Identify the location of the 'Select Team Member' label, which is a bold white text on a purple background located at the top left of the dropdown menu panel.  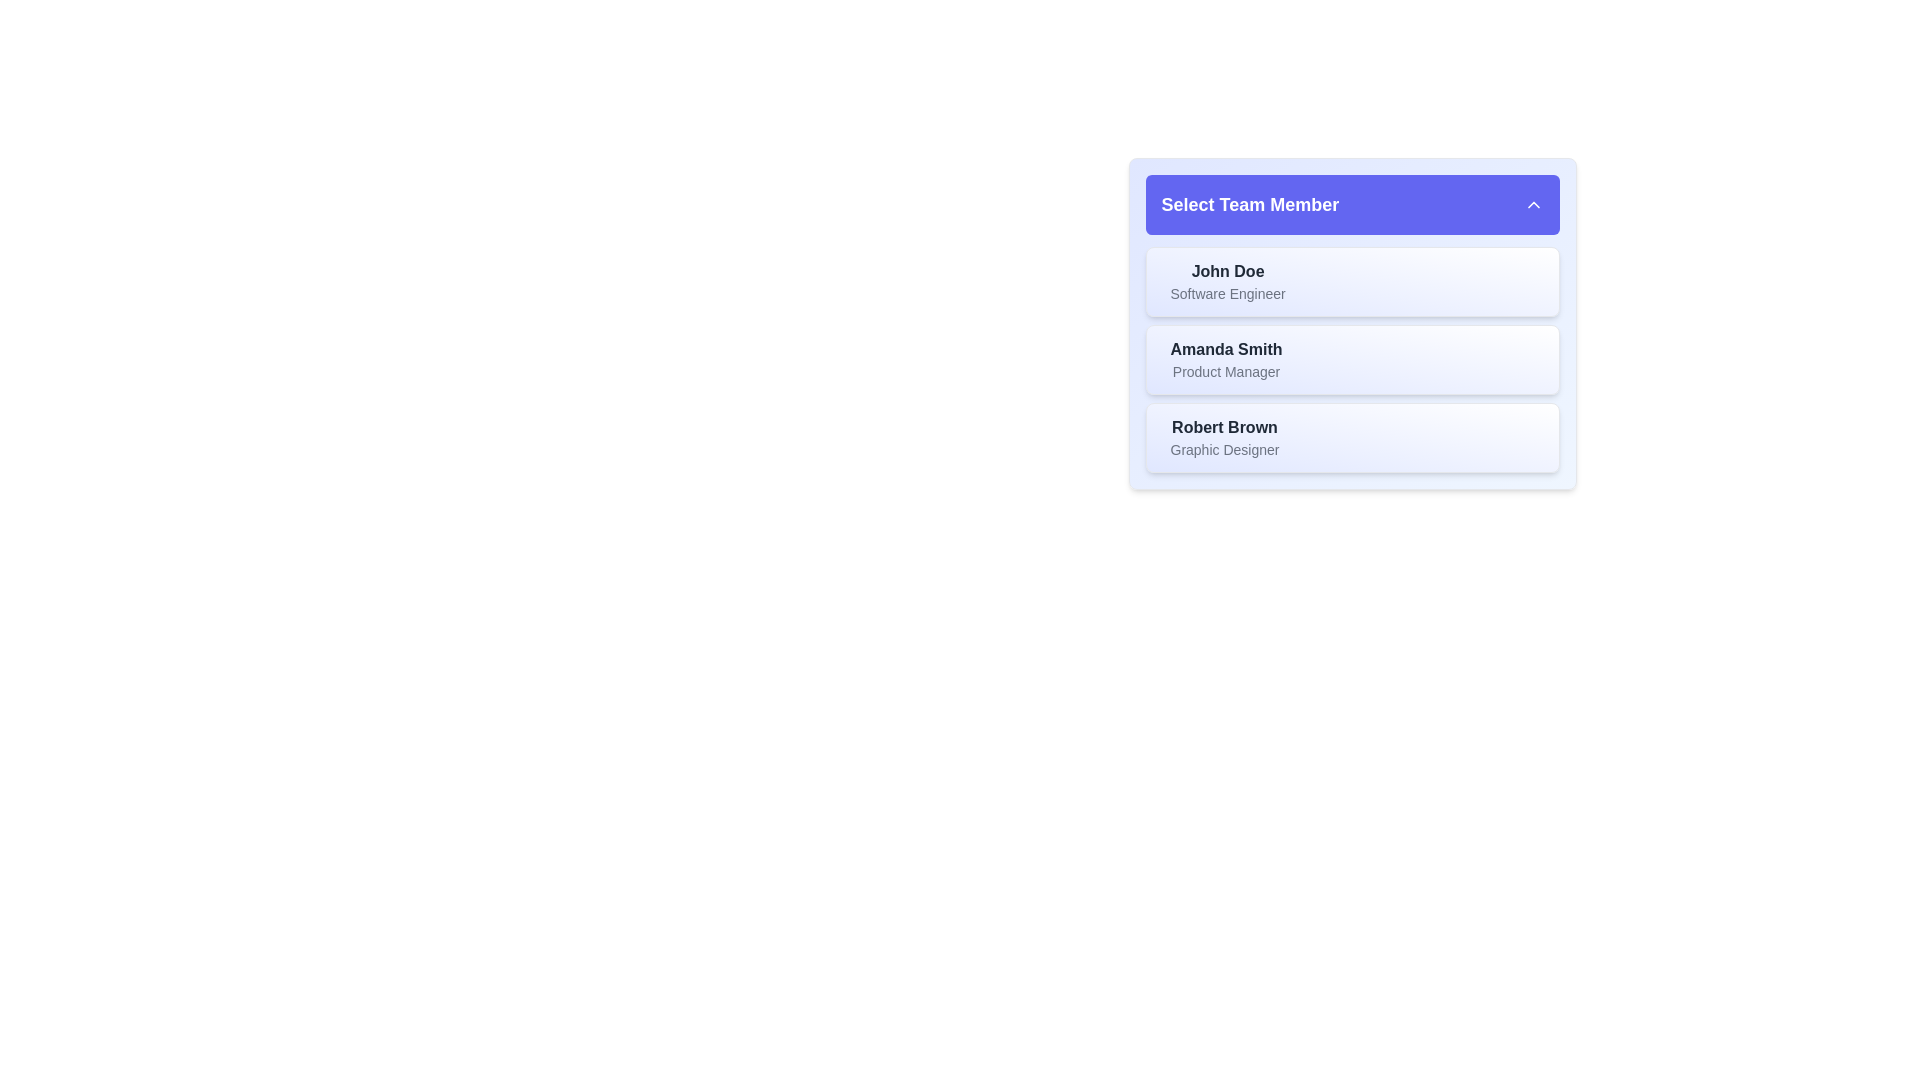
(1249, 204).